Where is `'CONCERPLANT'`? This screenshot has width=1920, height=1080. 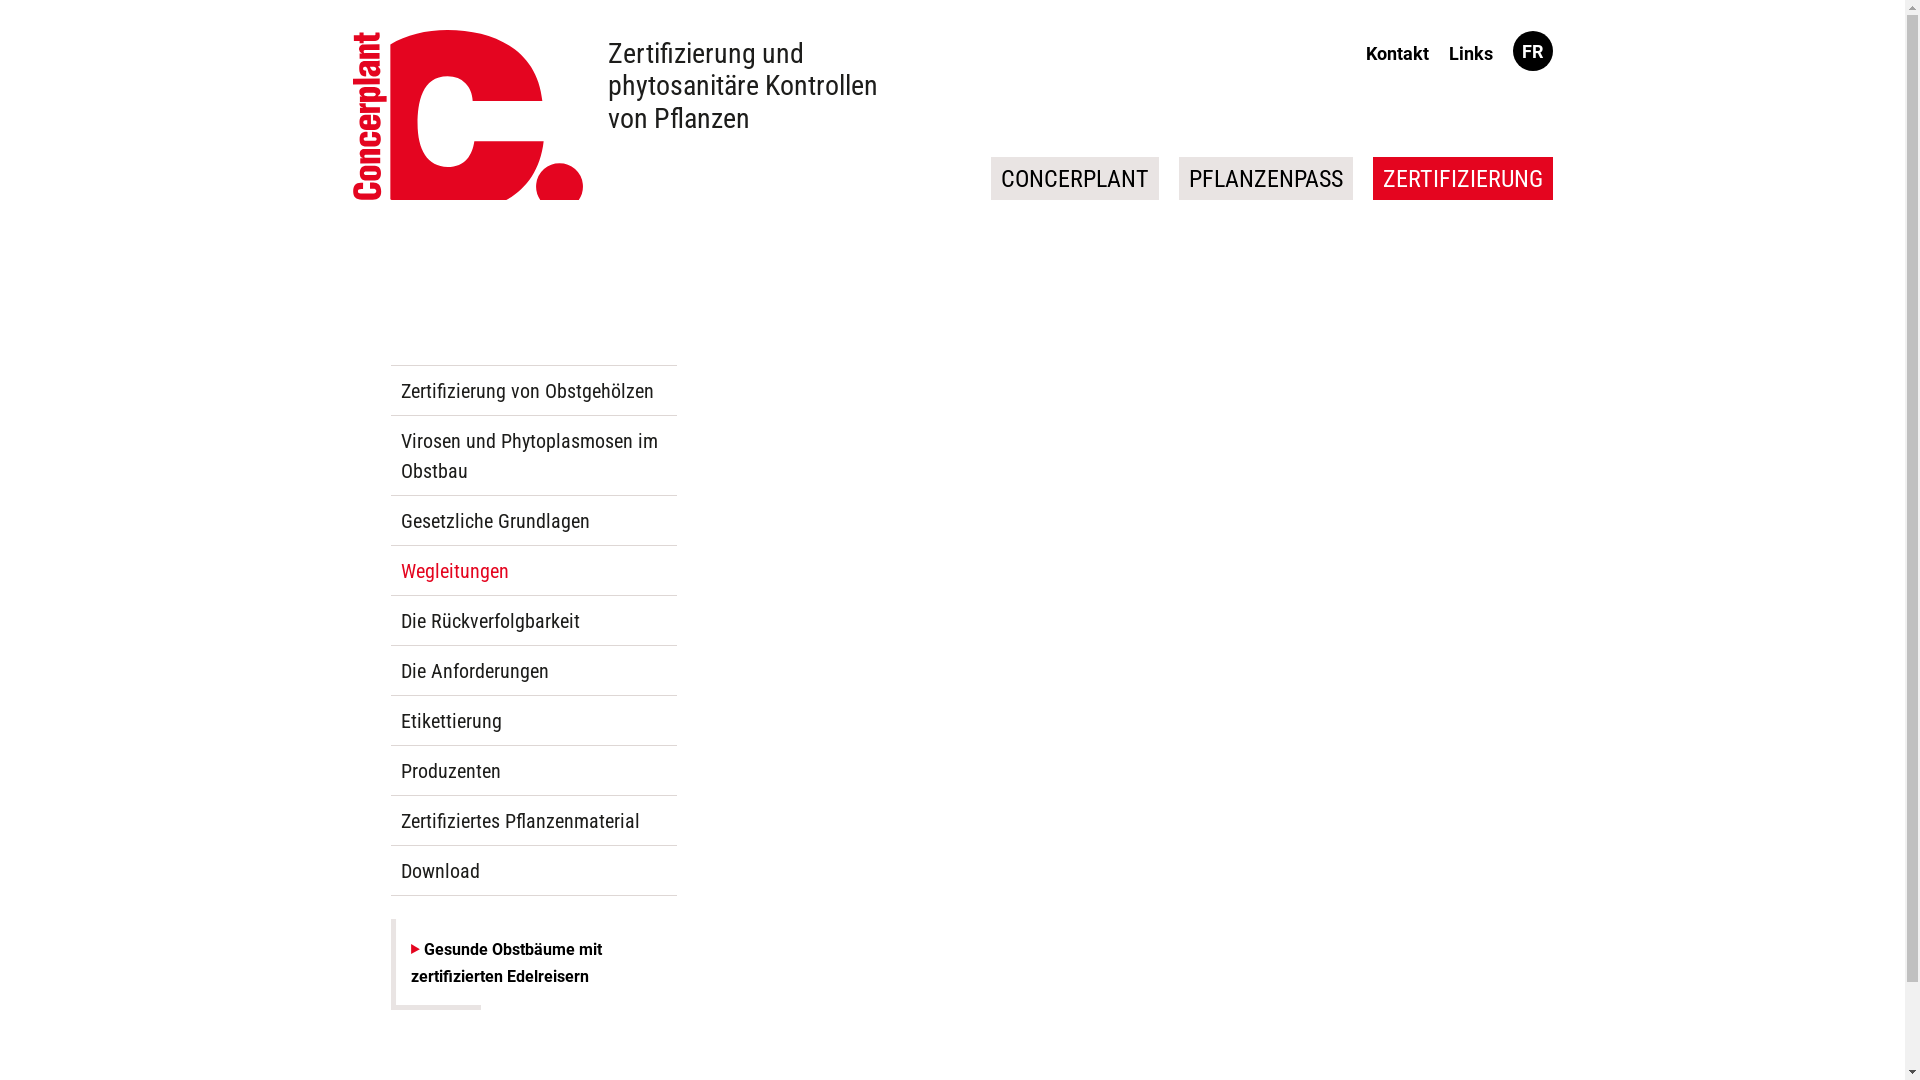 'CONCERPLANT' is located at coordinates (1073, 177).